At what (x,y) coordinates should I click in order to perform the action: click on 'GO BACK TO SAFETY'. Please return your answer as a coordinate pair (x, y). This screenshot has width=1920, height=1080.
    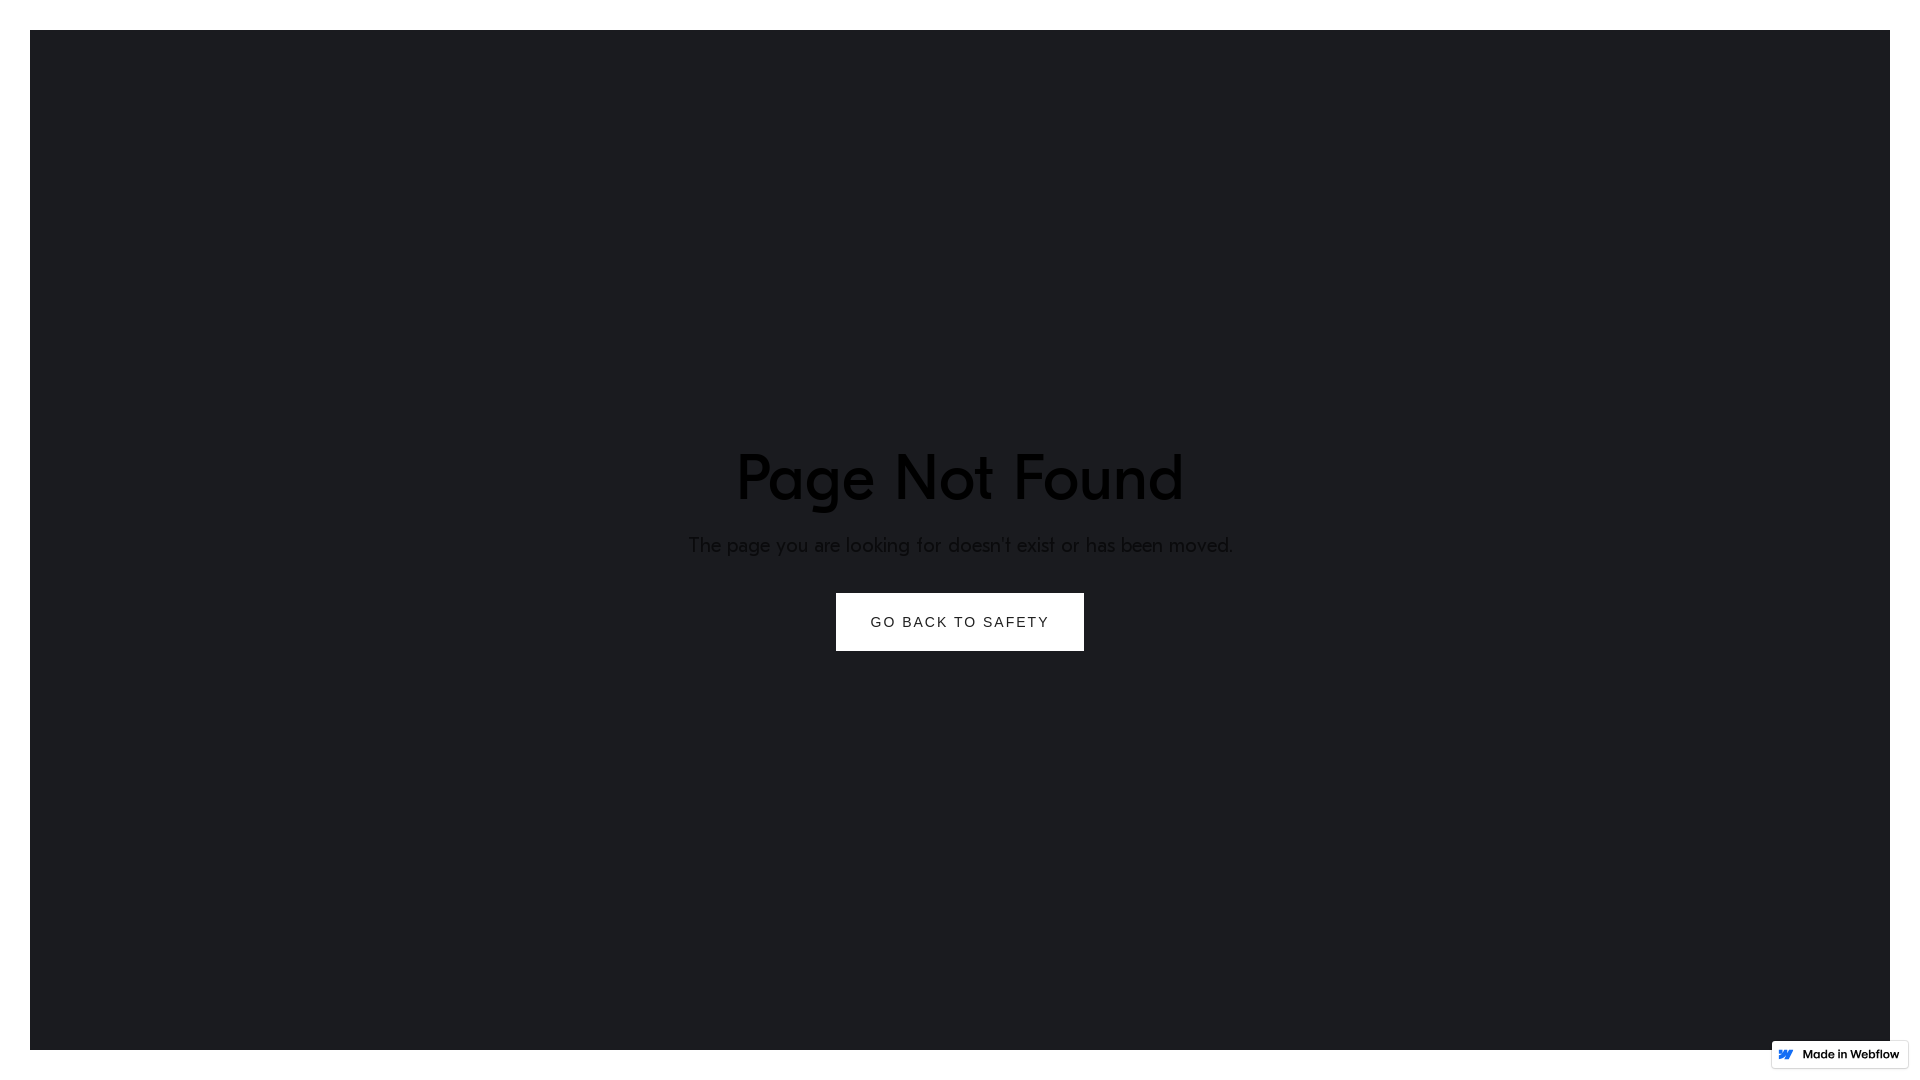
    Looking at the image, I should click on (960, 620).